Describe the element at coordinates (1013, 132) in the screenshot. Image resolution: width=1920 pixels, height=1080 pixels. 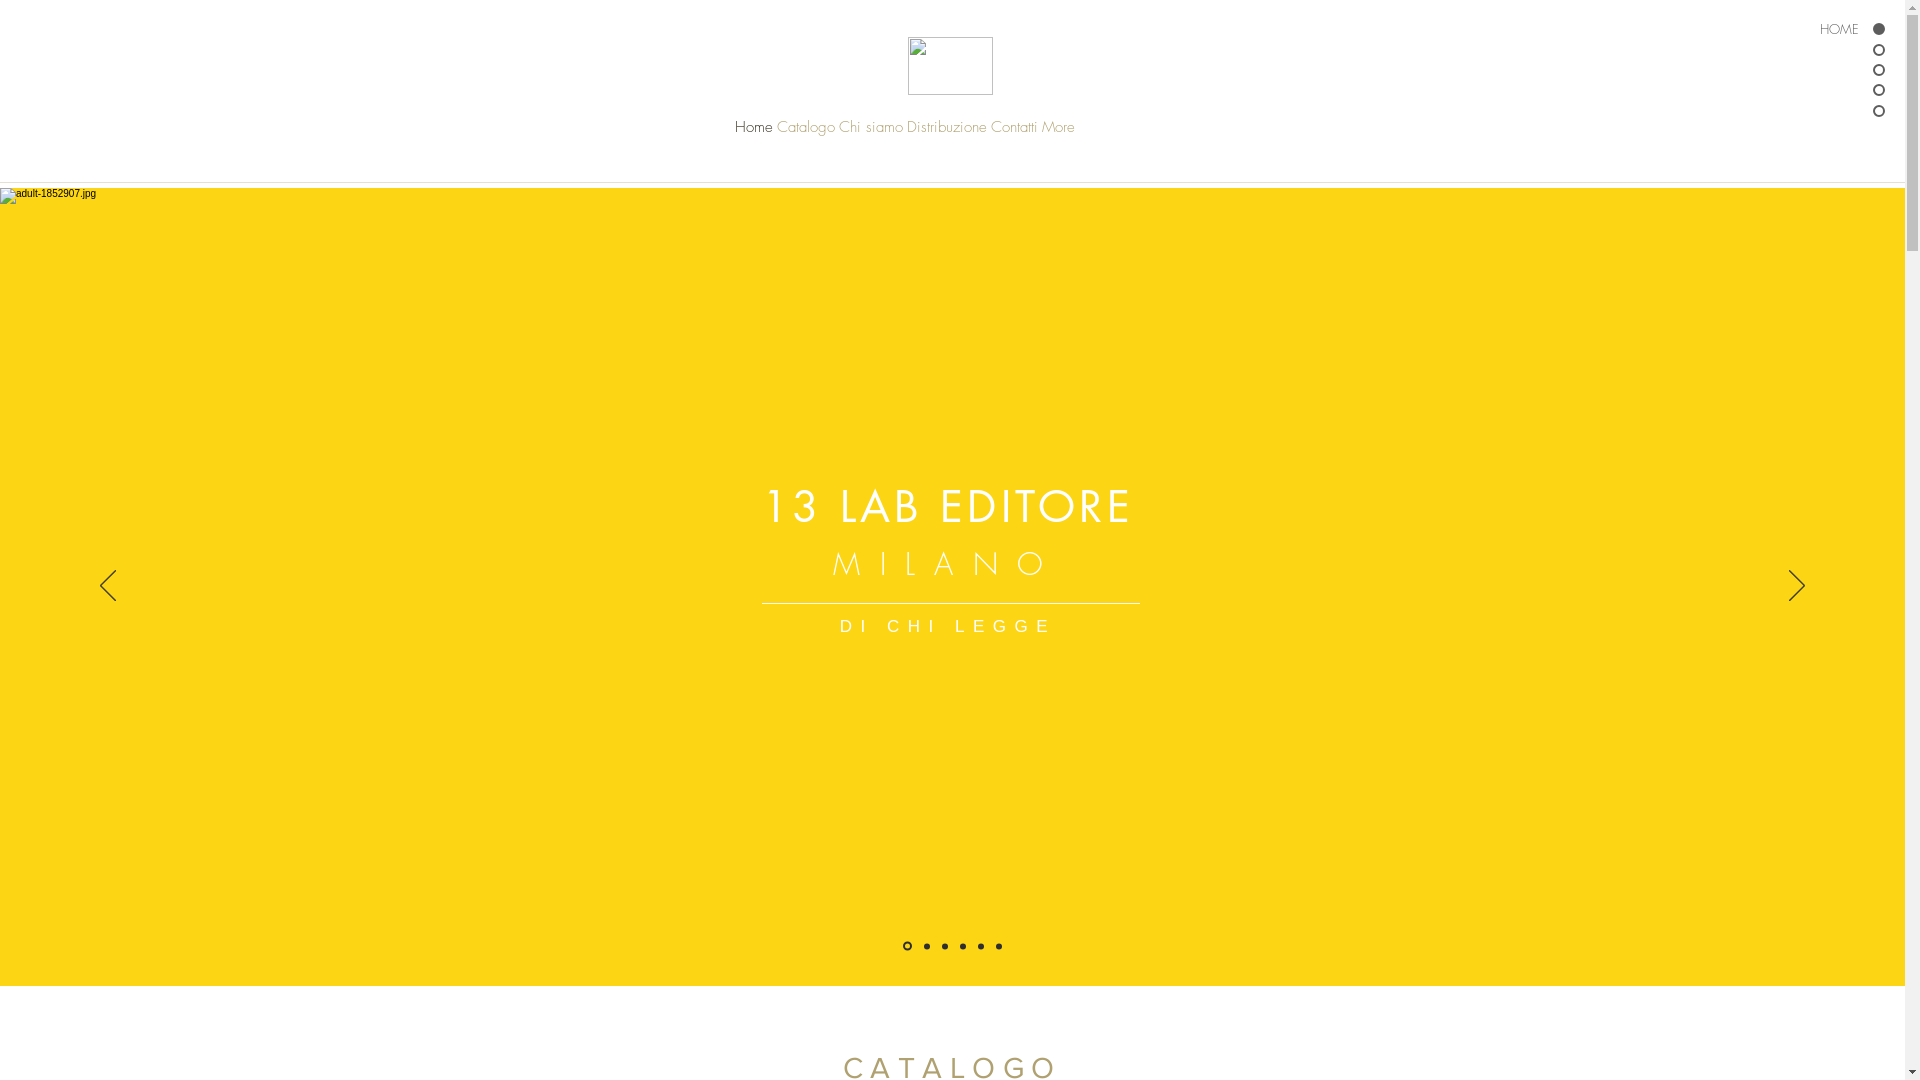
I see `'Contatti'` at that location.